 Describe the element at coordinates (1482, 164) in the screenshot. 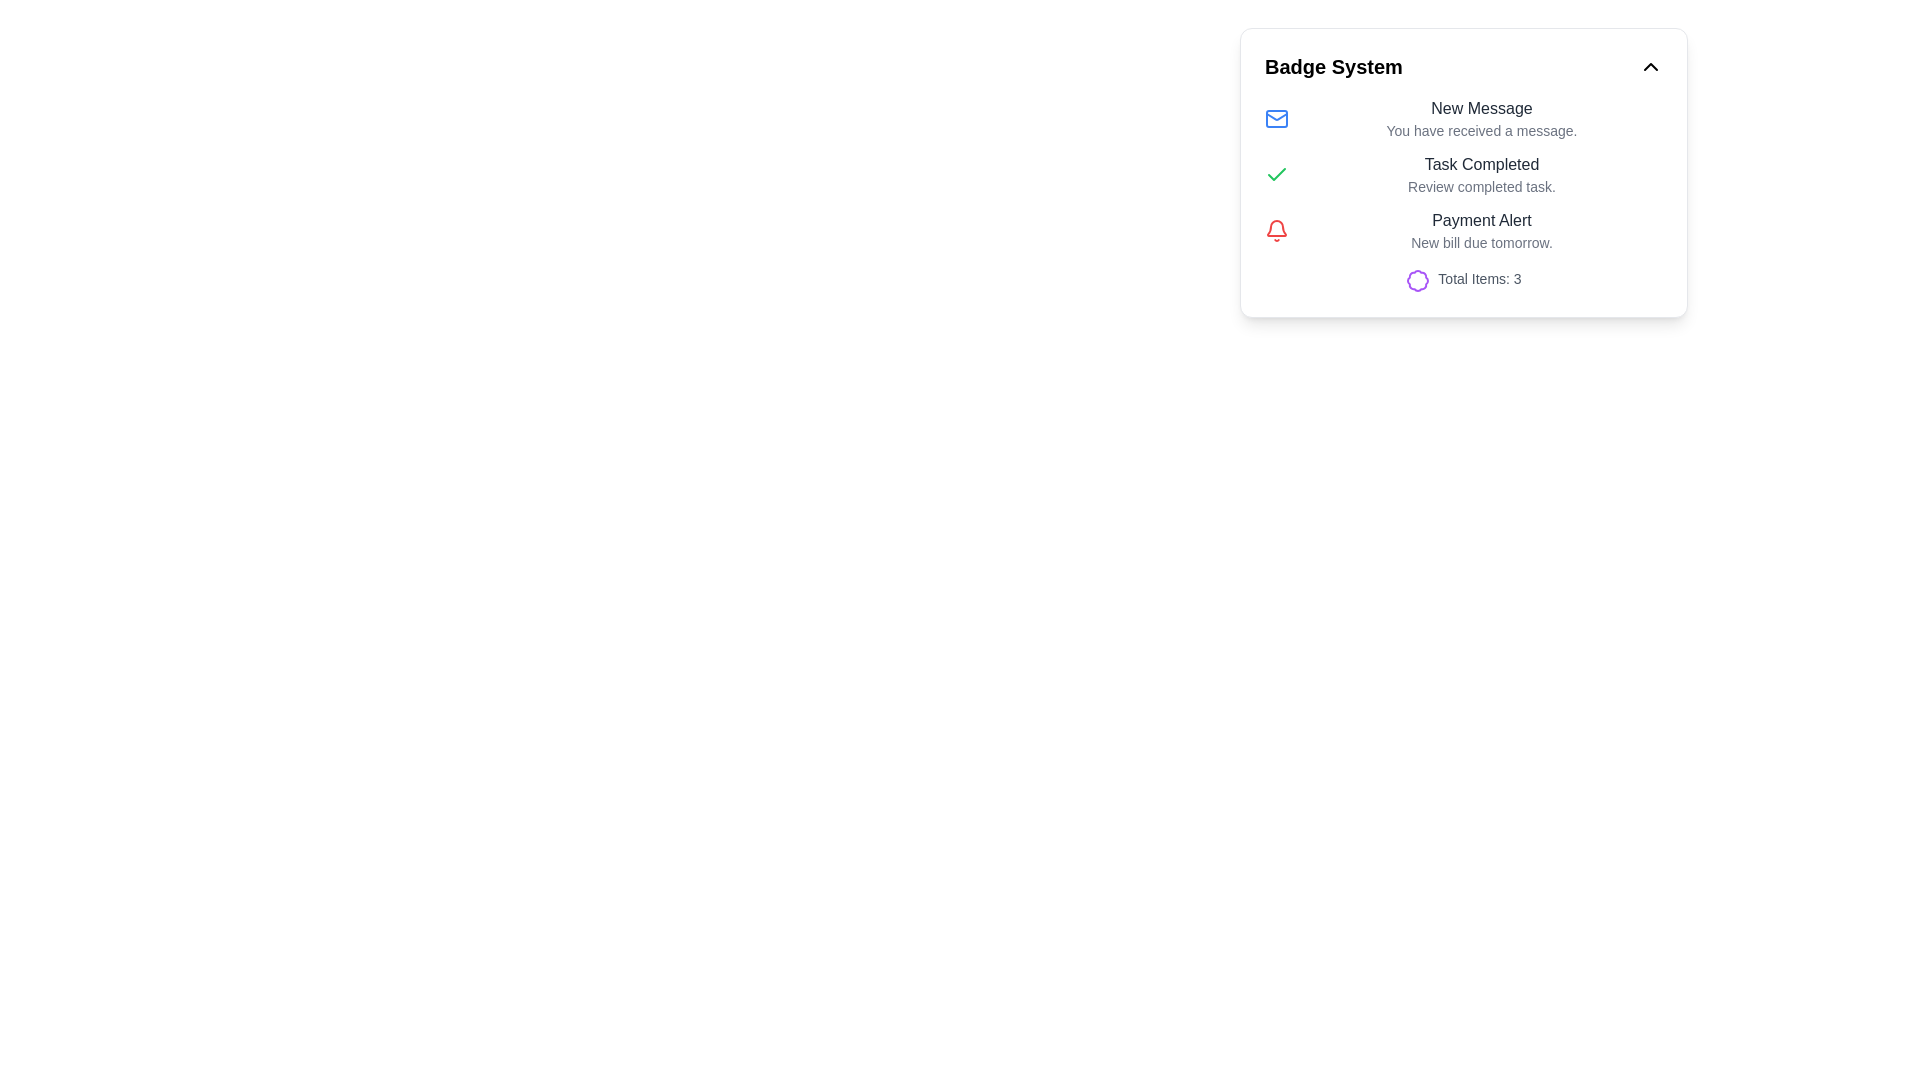

I see `the Text label that serves as a title for the task notification, which is located above the description text 'Review completed task'` at that location.